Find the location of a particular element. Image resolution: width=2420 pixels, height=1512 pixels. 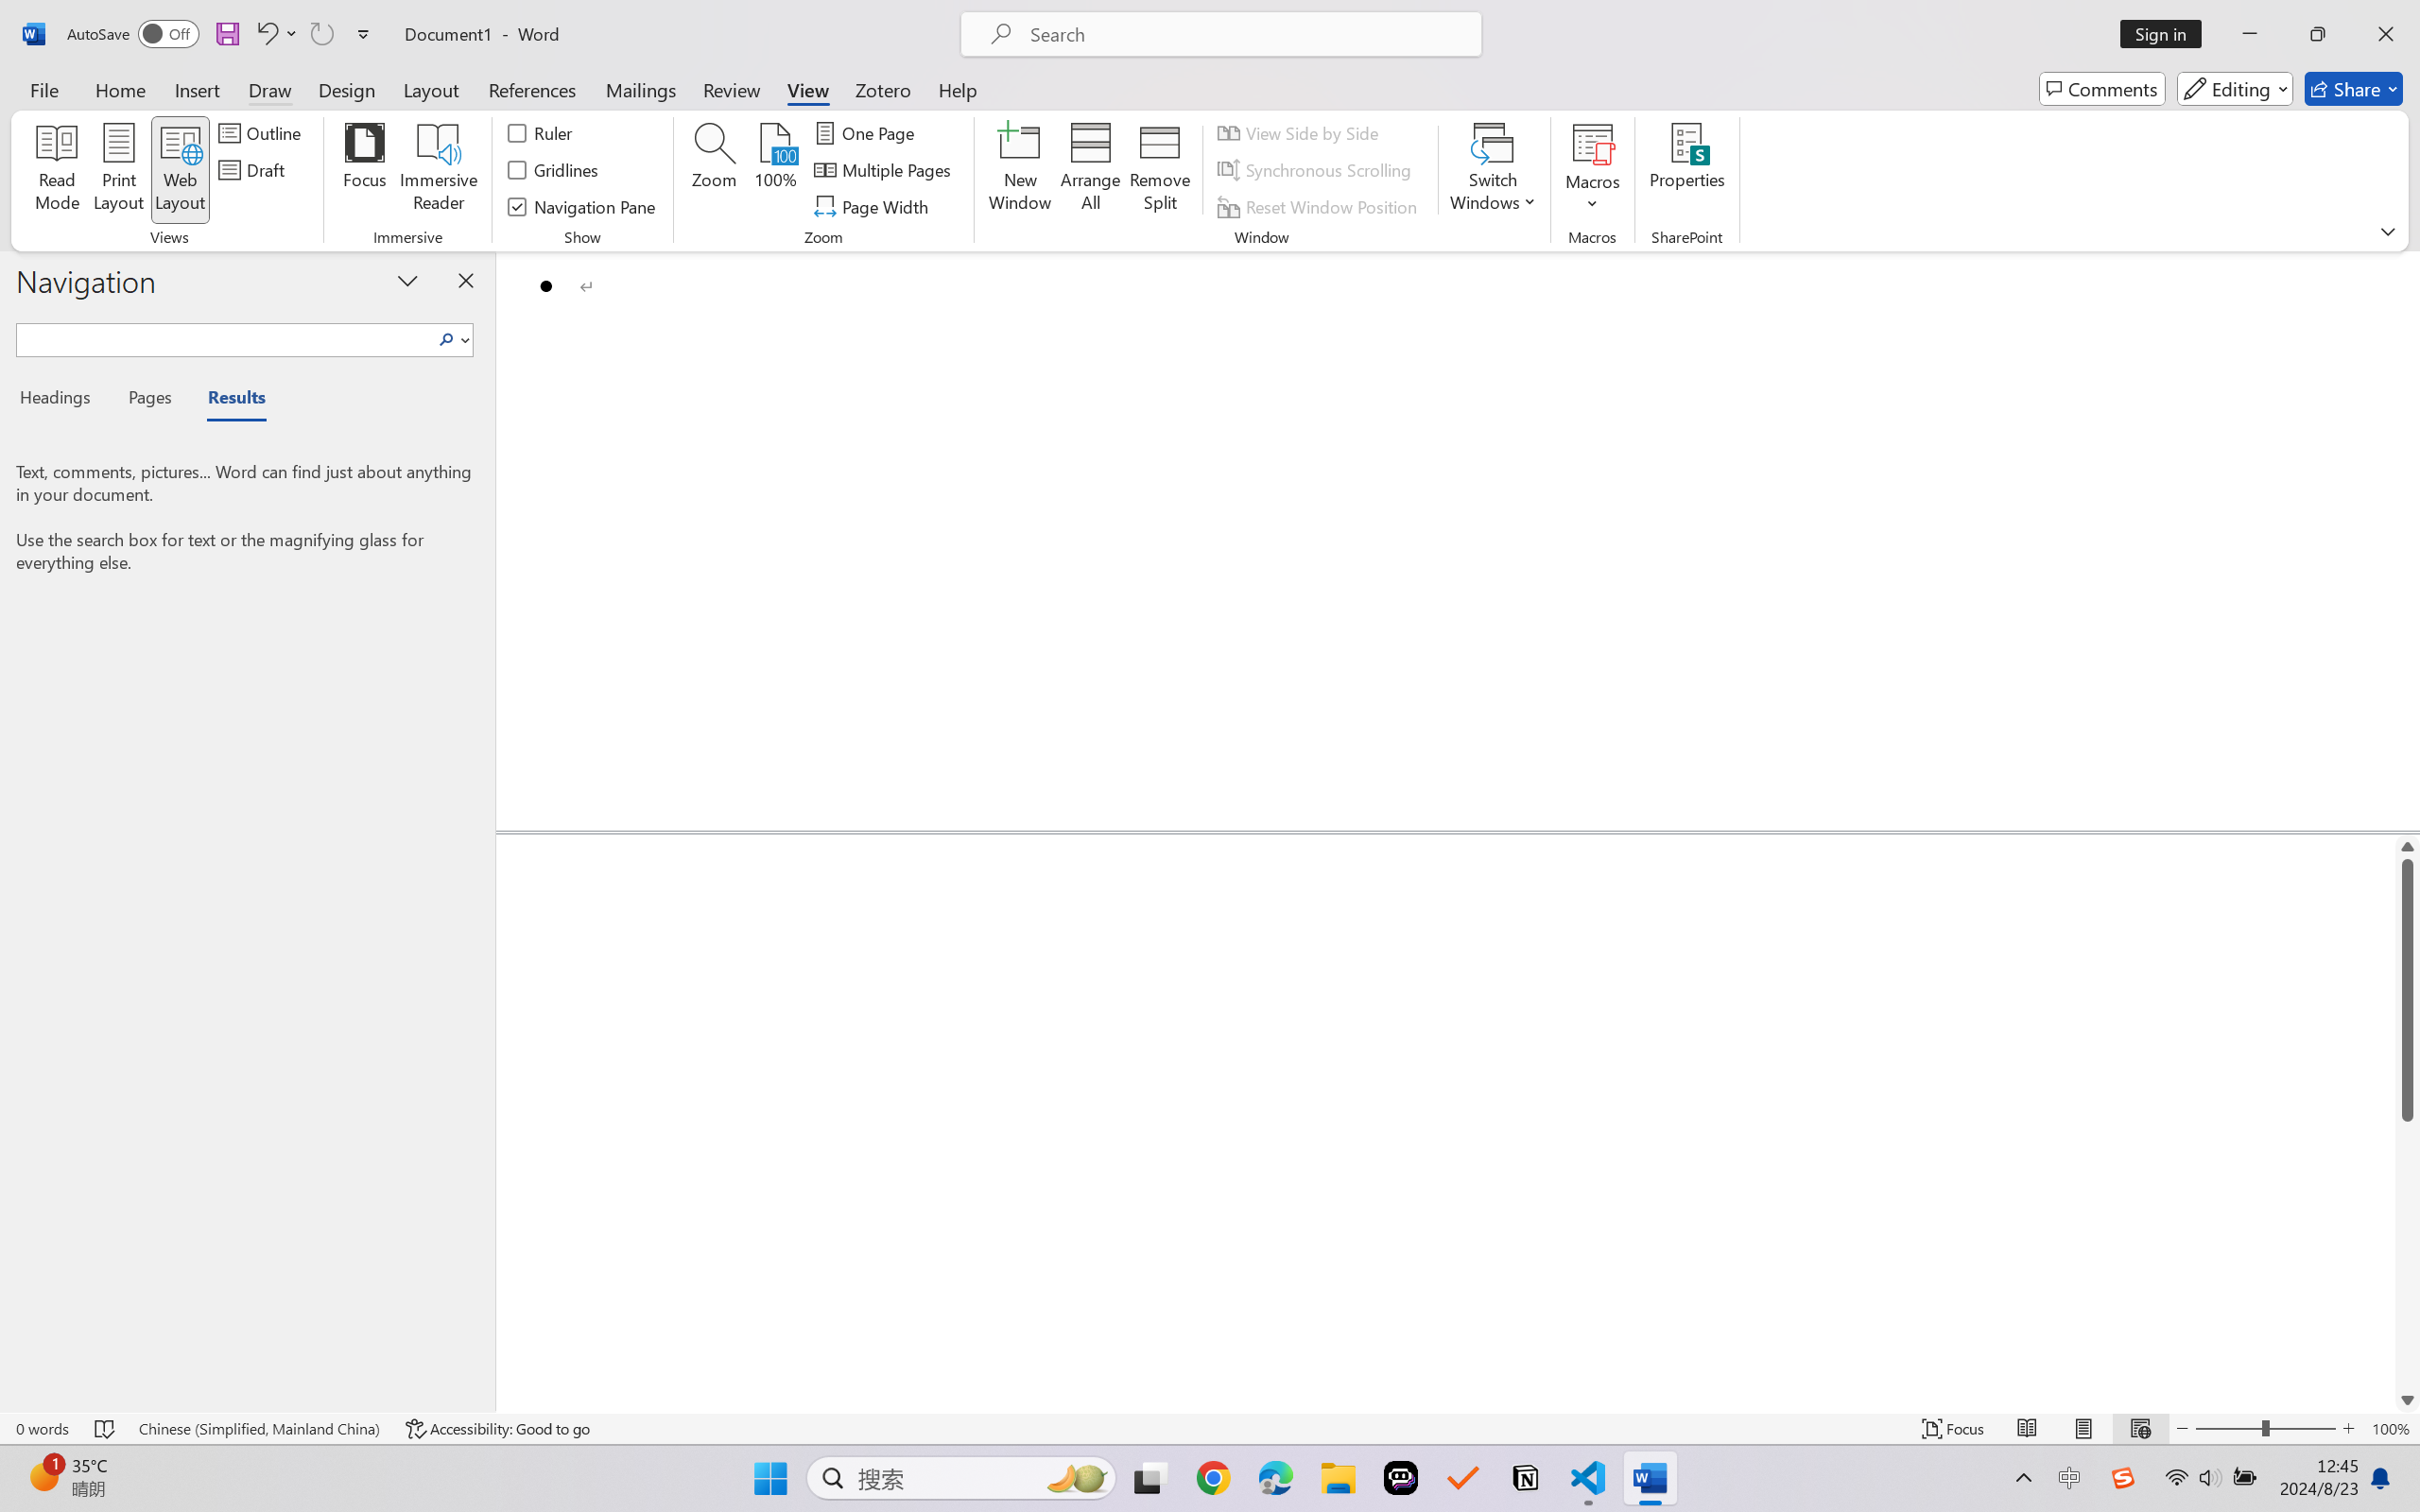

'Ruler' is located at coordinates (540, 131).